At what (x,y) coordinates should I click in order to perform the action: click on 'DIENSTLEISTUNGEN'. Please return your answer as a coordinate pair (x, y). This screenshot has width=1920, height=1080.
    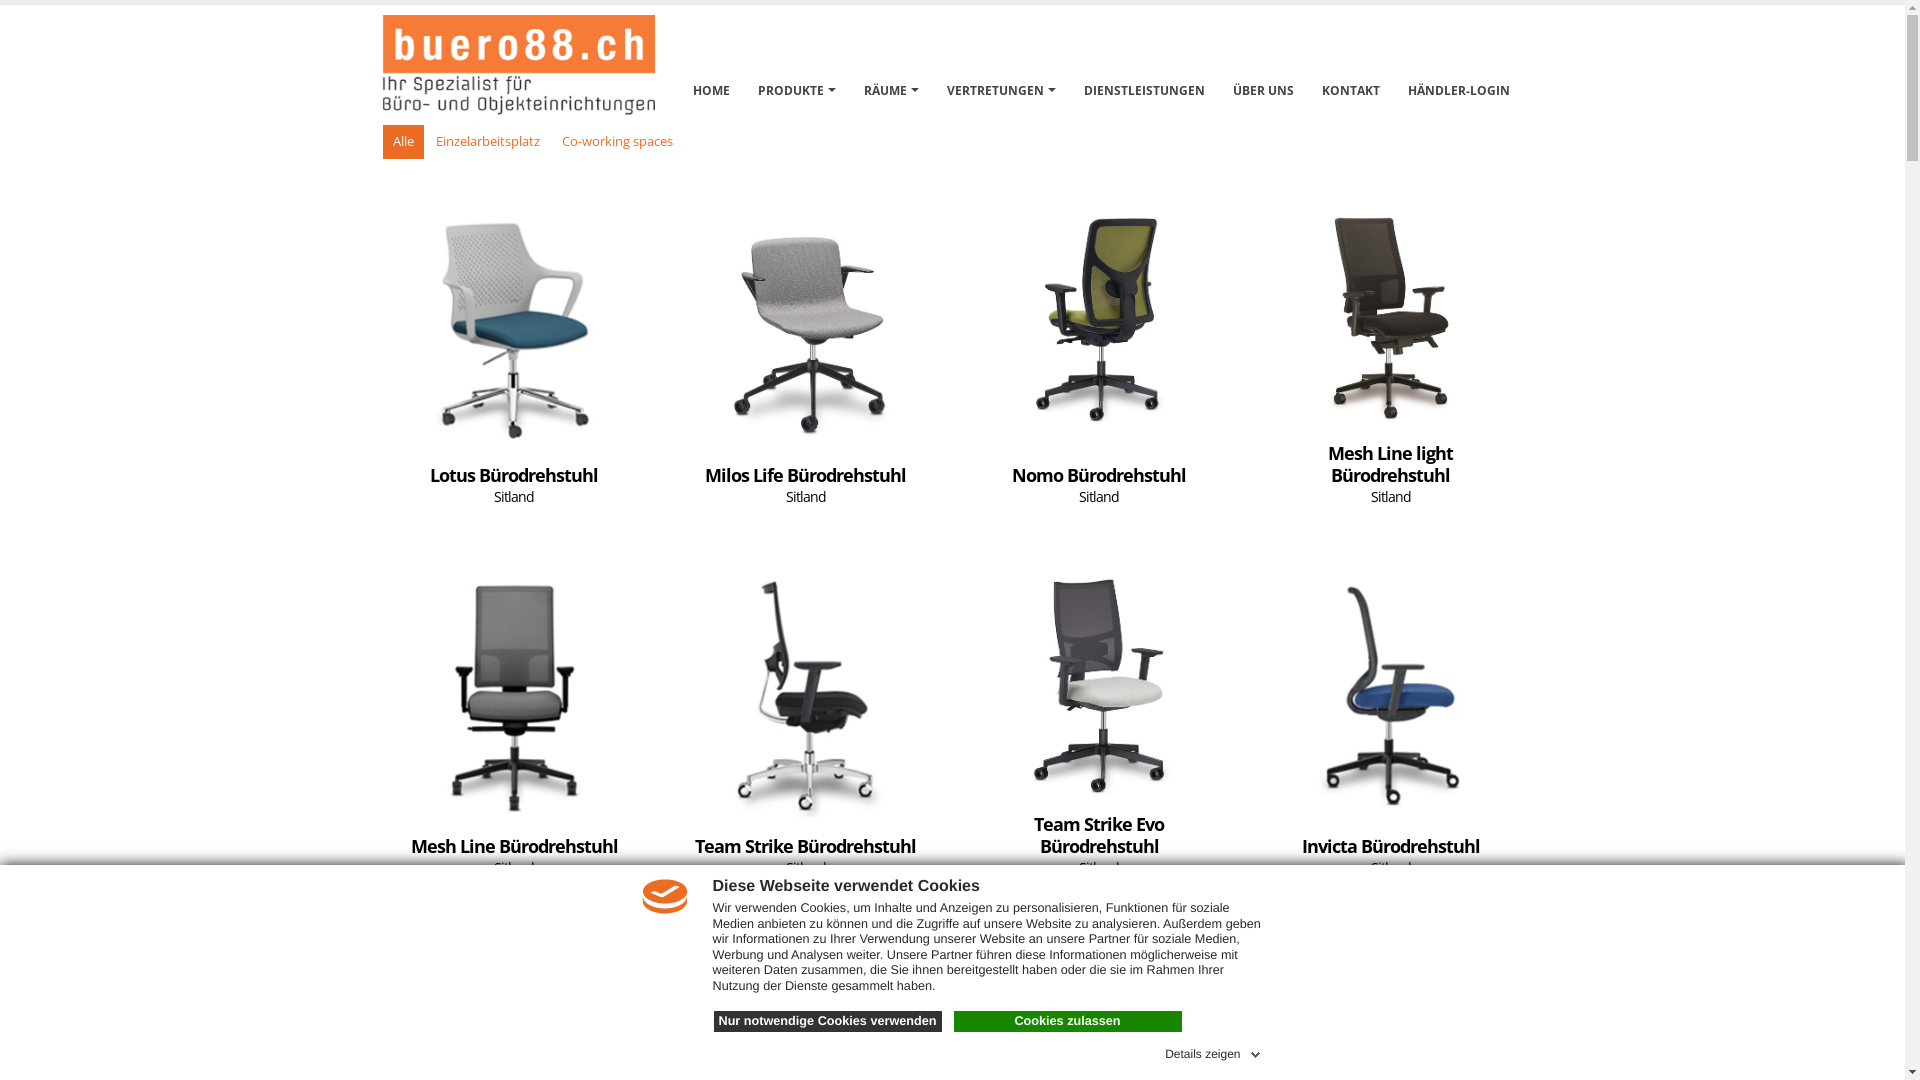
    Looking at the image, I should click on (1143, 69).